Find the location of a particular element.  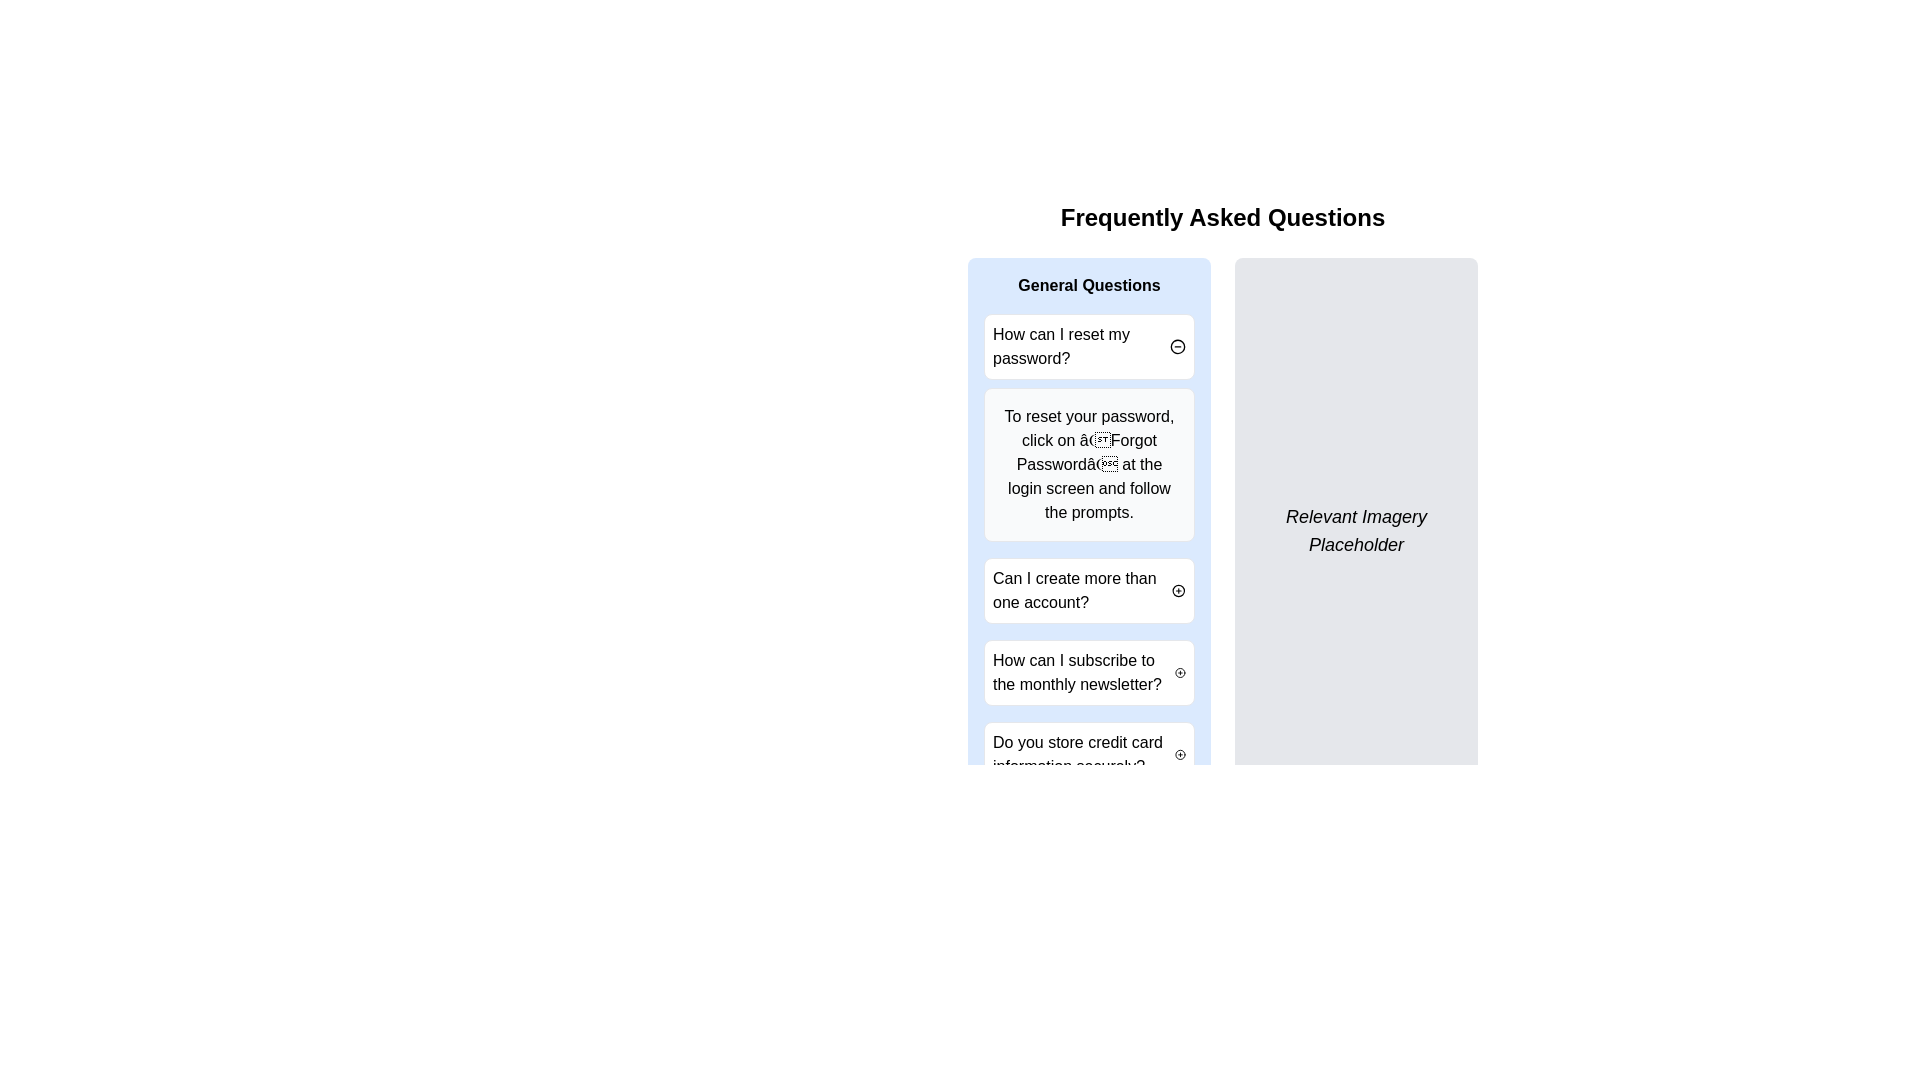

the text header titled 'Frequently Asked Questions', which is bold and centered at the top of its section is located at coordinates (1222, 218).